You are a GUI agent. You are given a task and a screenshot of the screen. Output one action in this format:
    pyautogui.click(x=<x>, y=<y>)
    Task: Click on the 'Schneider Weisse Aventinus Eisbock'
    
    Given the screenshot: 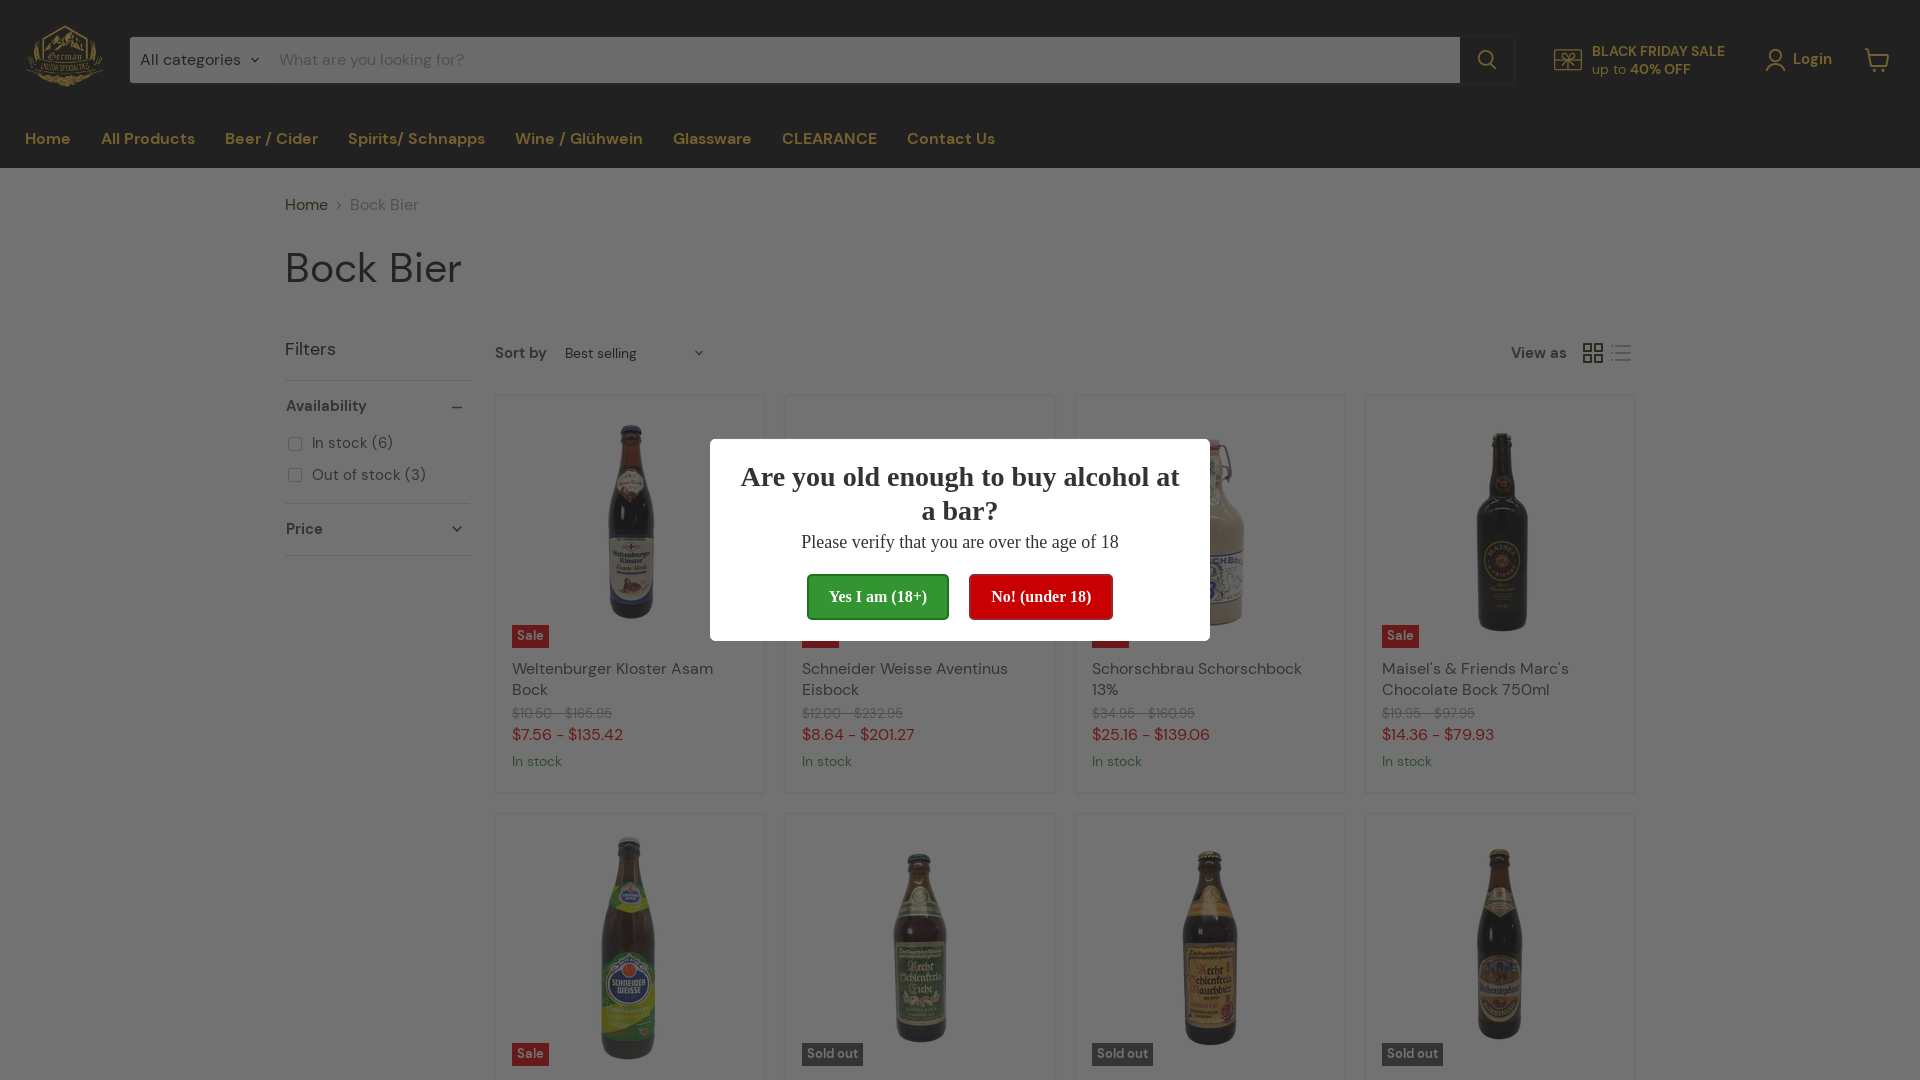 What is the action you would take?
    pyautogui.click(x=801, y=677)
    